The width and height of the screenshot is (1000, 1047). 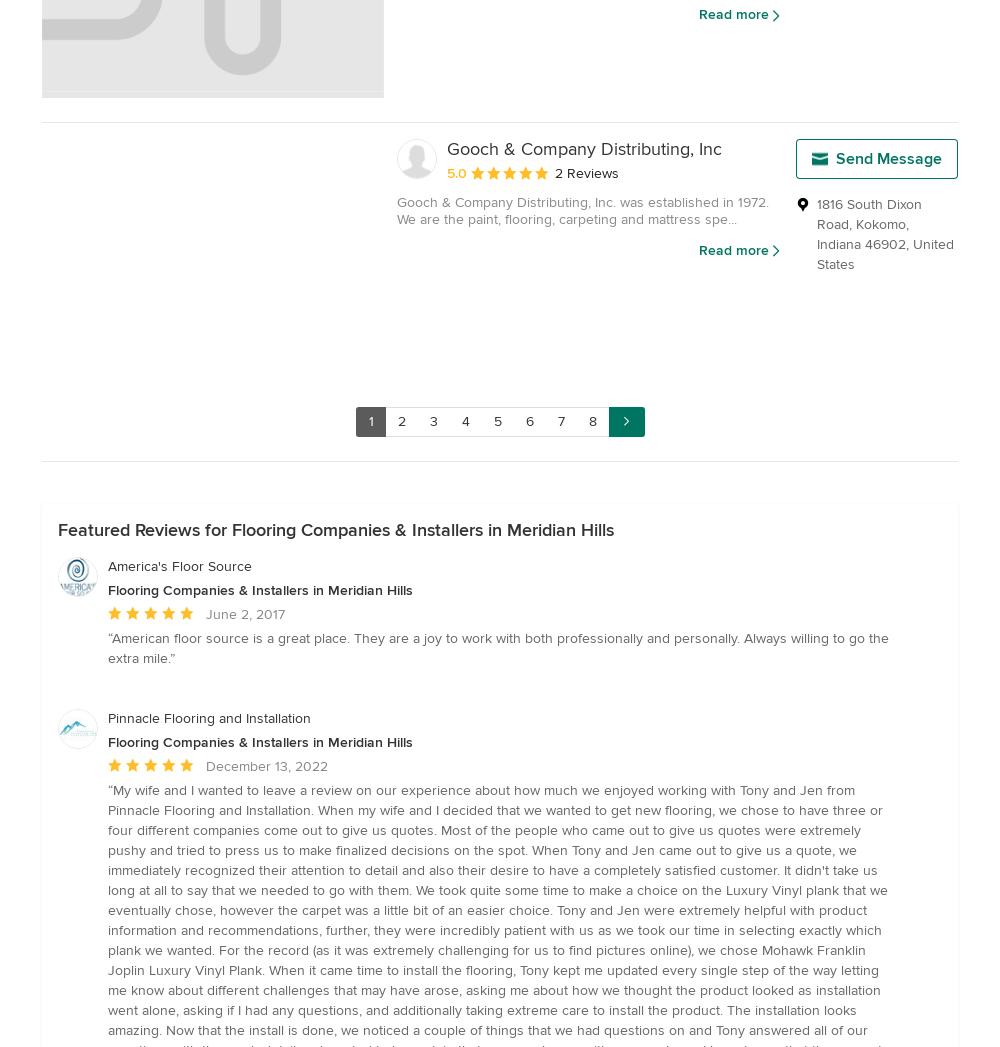 What do you see at coordinates (496, 419) in the screenshot?
I see `'5'` at bounding box center [496, 419].